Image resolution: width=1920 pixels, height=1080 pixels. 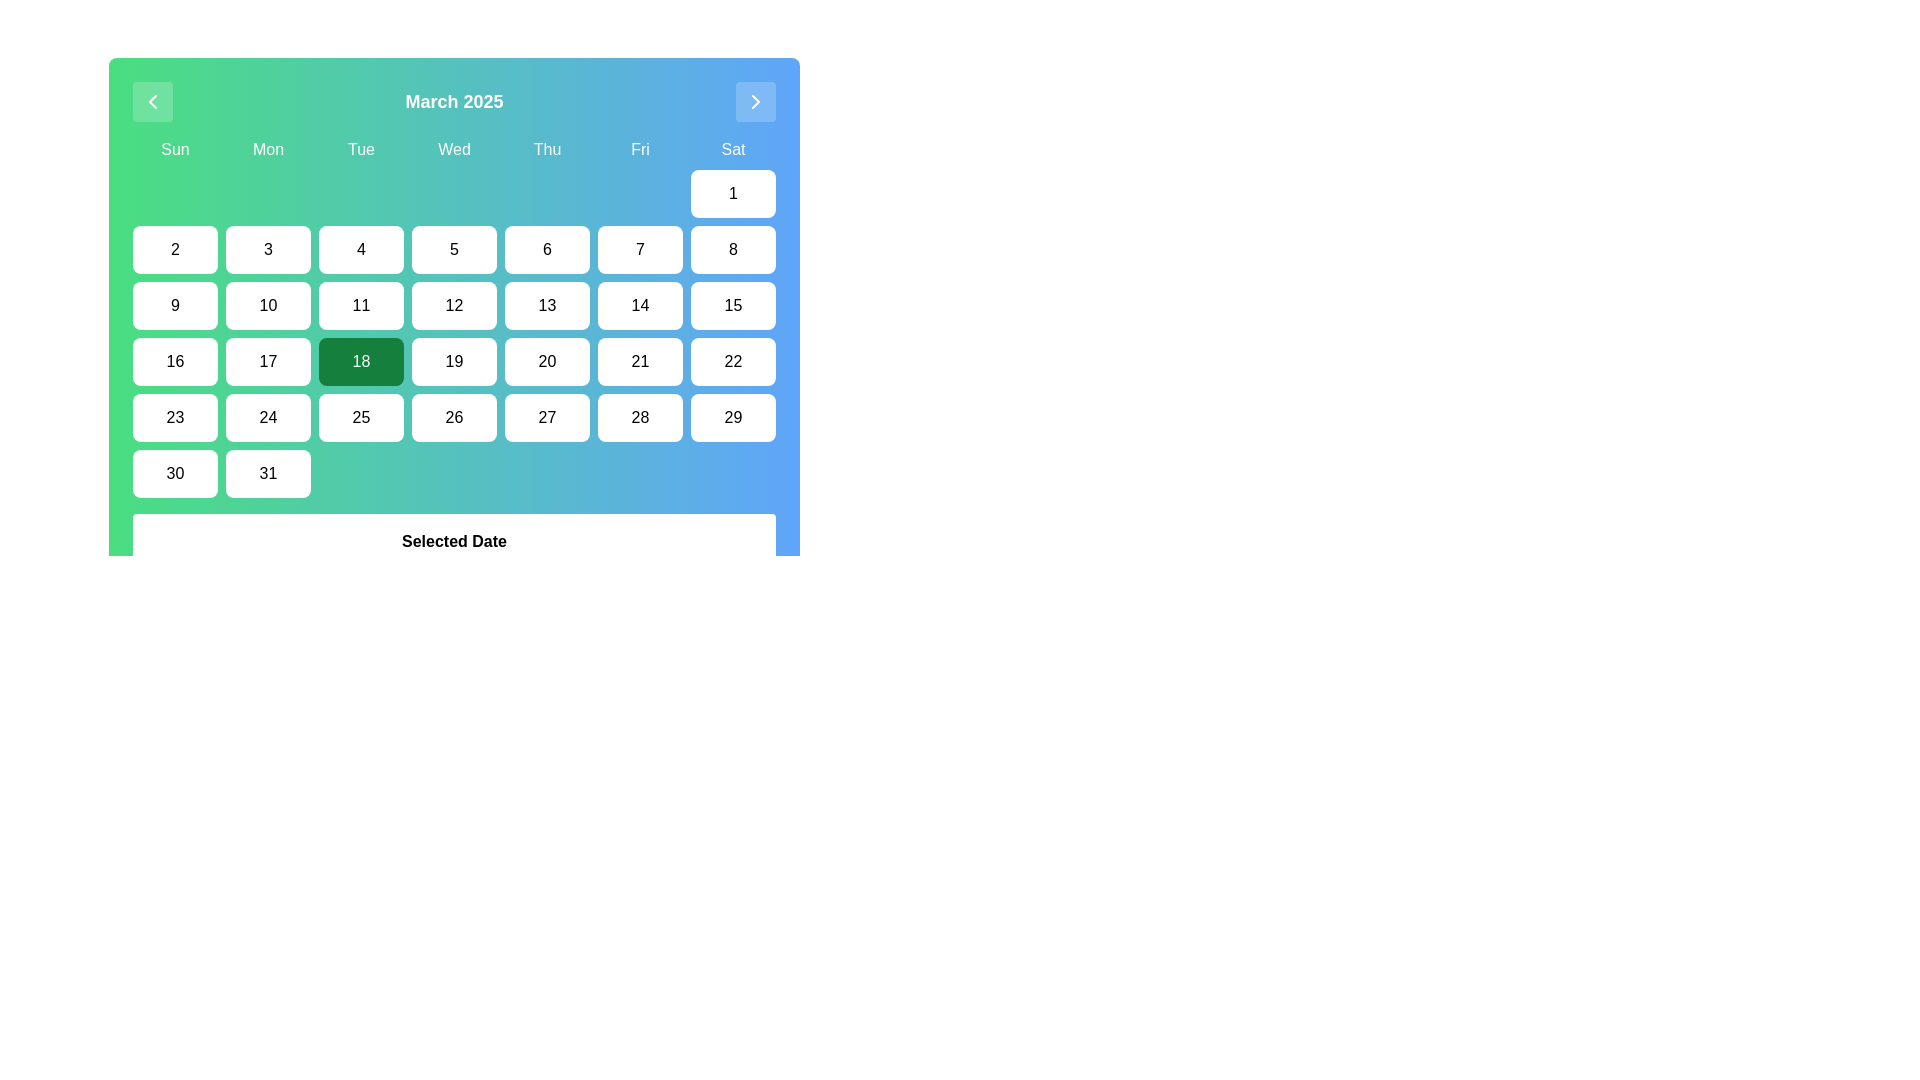 I want to click on the button representing the date '14' in the calendar grid, so click(x=640, y=305).